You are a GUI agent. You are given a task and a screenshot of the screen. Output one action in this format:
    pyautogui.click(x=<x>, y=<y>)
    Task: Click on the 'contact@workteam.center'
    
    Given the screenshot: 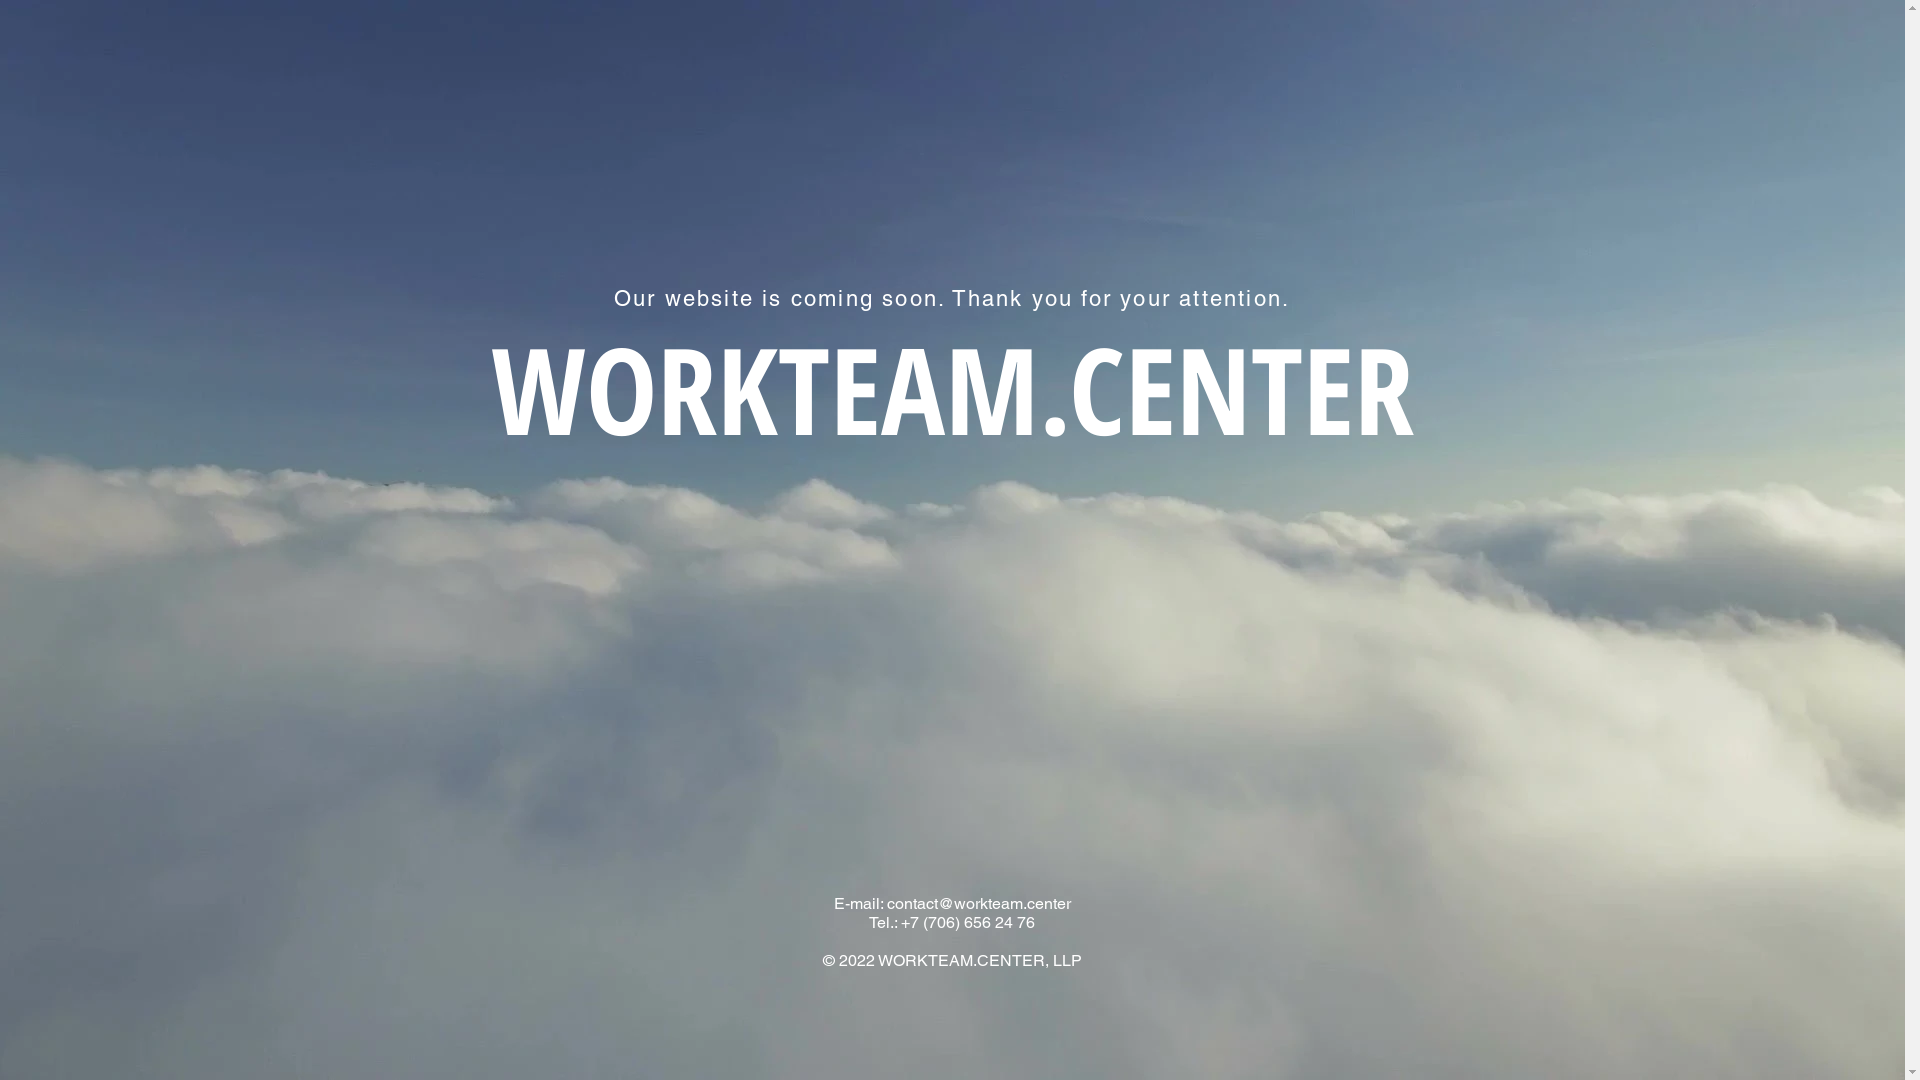 What is the action you would take?
    pyautogui.click(x=978, y=903)
    